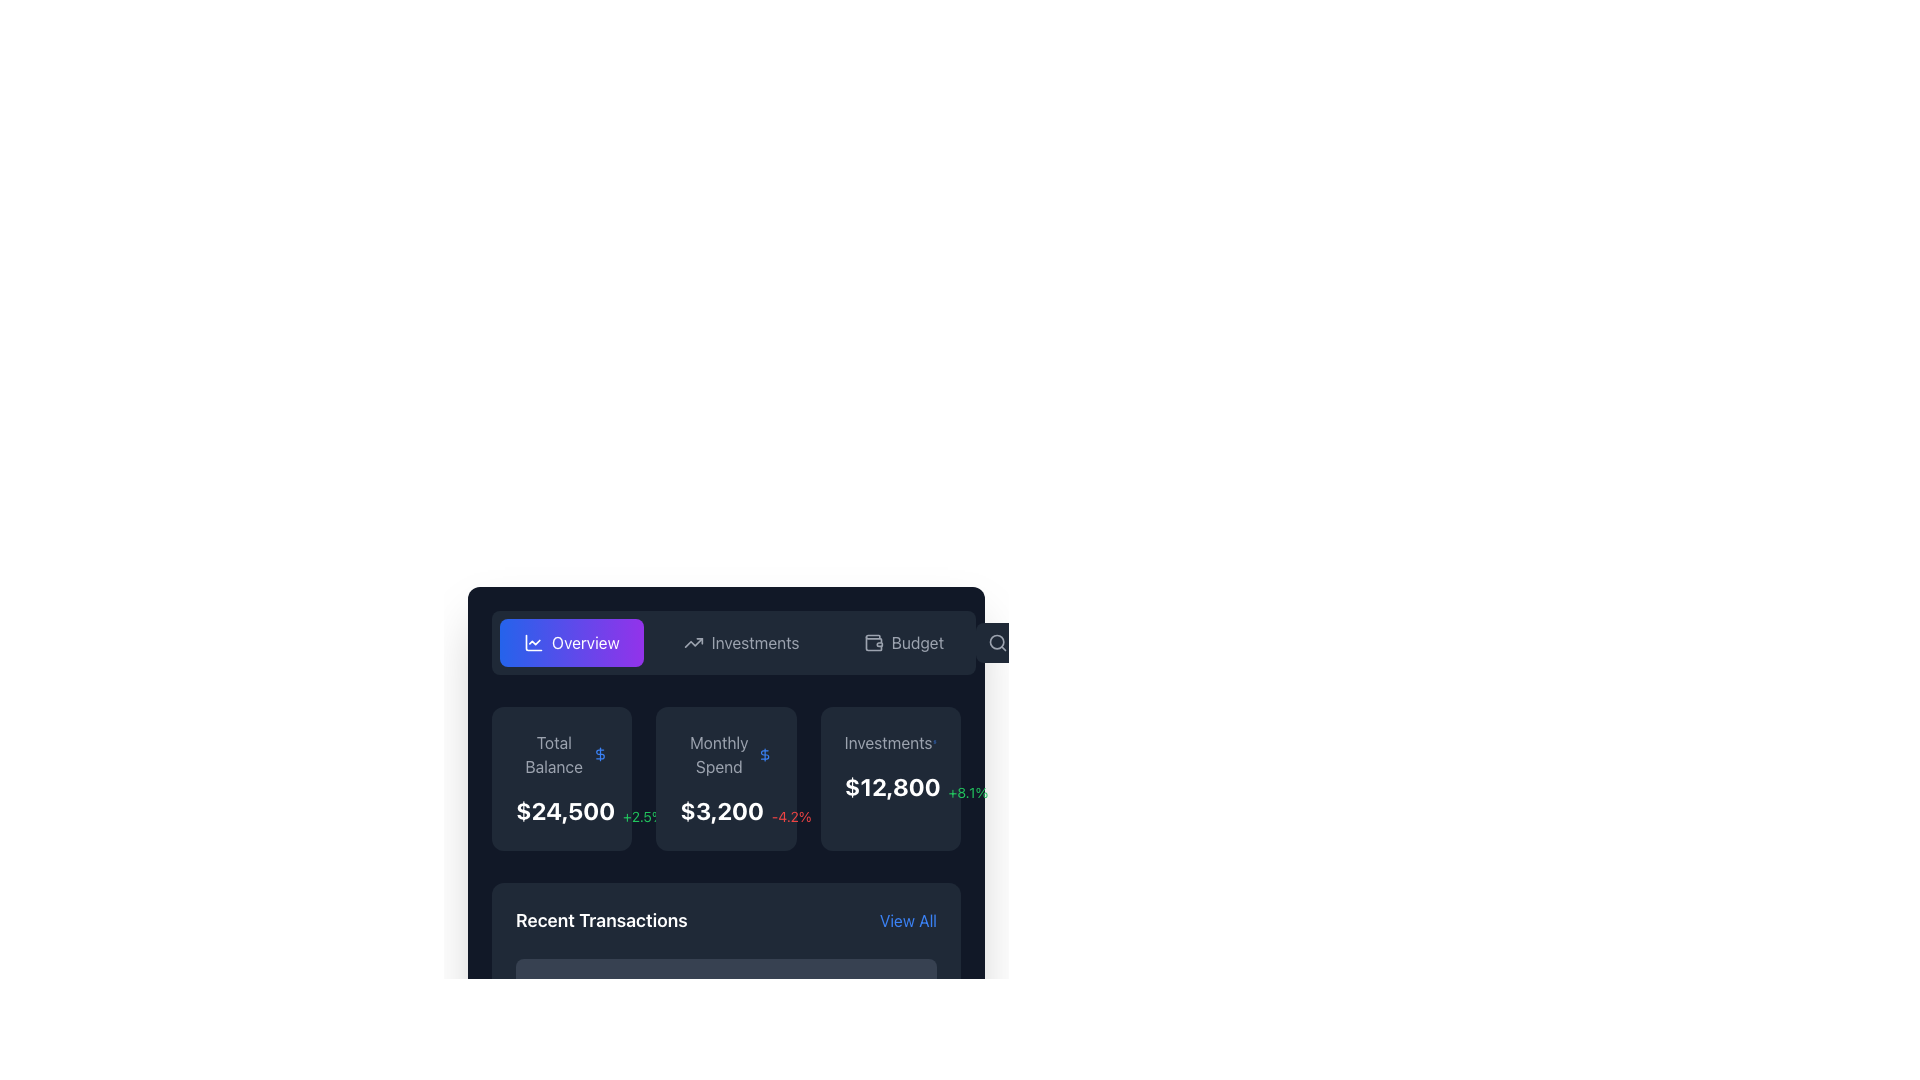 The height and width of the screenshot is (1080, 1920). What do you see at coordinates (561, 810) in the screenshot?
I see `the Label displaying the total balance, which shows the value '$24,500' in large white font and the percentage change '+2.5%' in smaller green text` at bounding box center [561, 810].